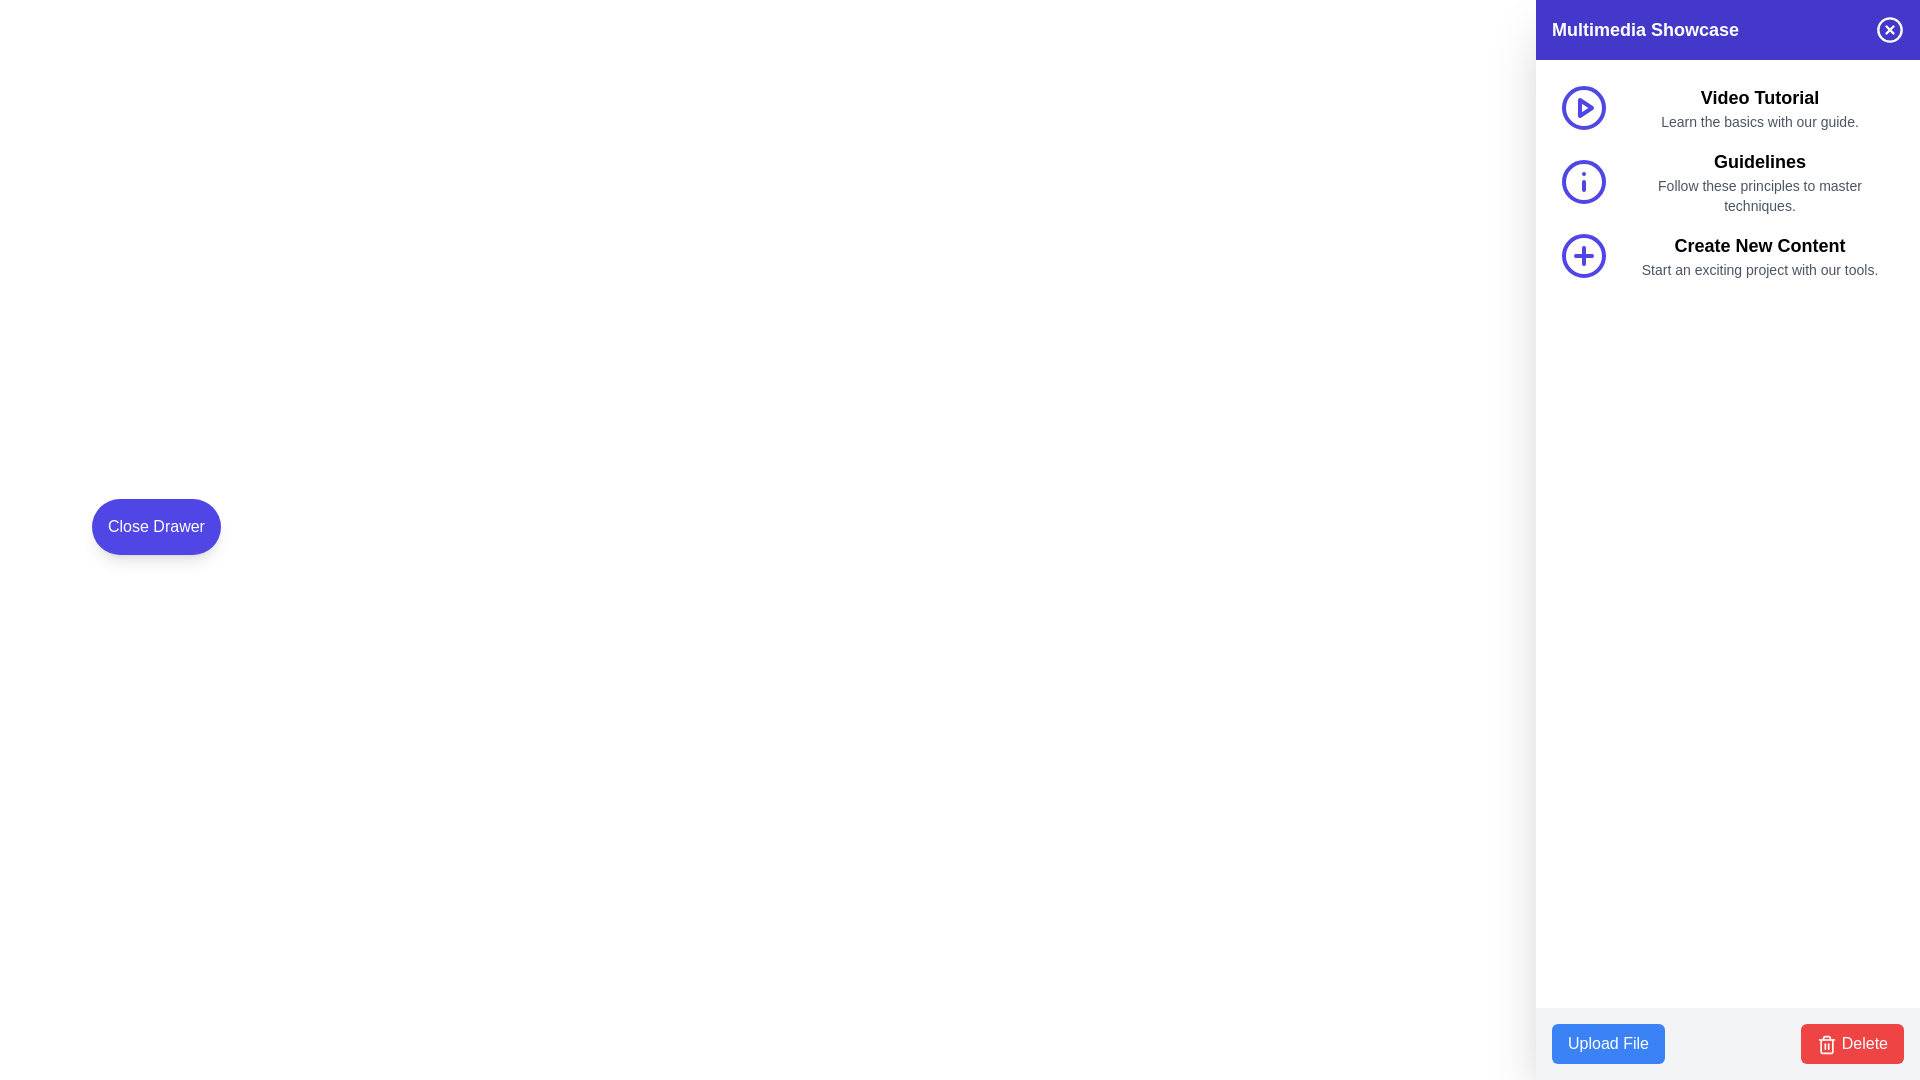 The width and height of the screenshot is (1920, 1080). Describe the element at coordinates (1889, 30) in the screenshot. I see `the close button located in the upper-right corner of the 'Multimedia Showcase' section` at that location.